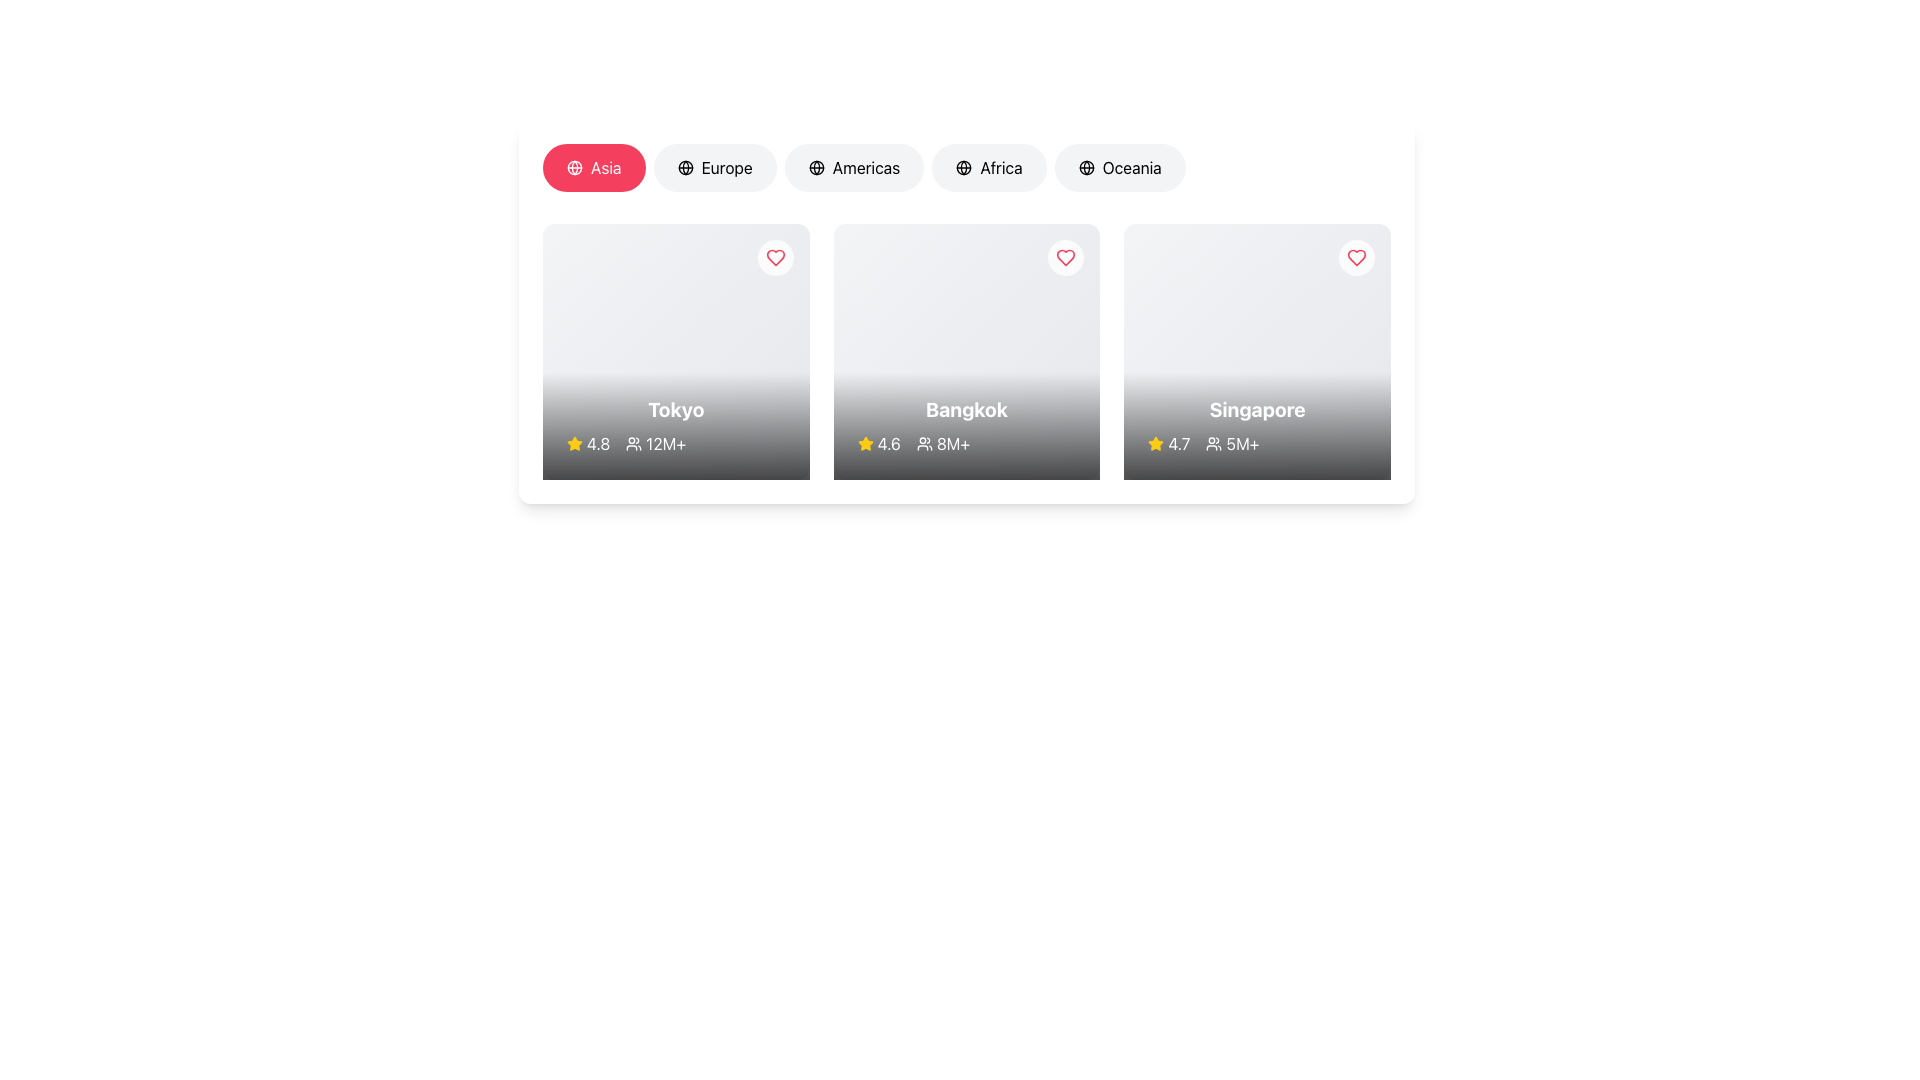 The width and height of the screenshot is (1920, 1080). What do you see at coordinates (1169, 442) in the screenshot?
I see `rating value '4.7' displayed near the yellow star icon in the third card (Singapore) of the horizontally oriented list of cards` at bounding box center [1169, 442].